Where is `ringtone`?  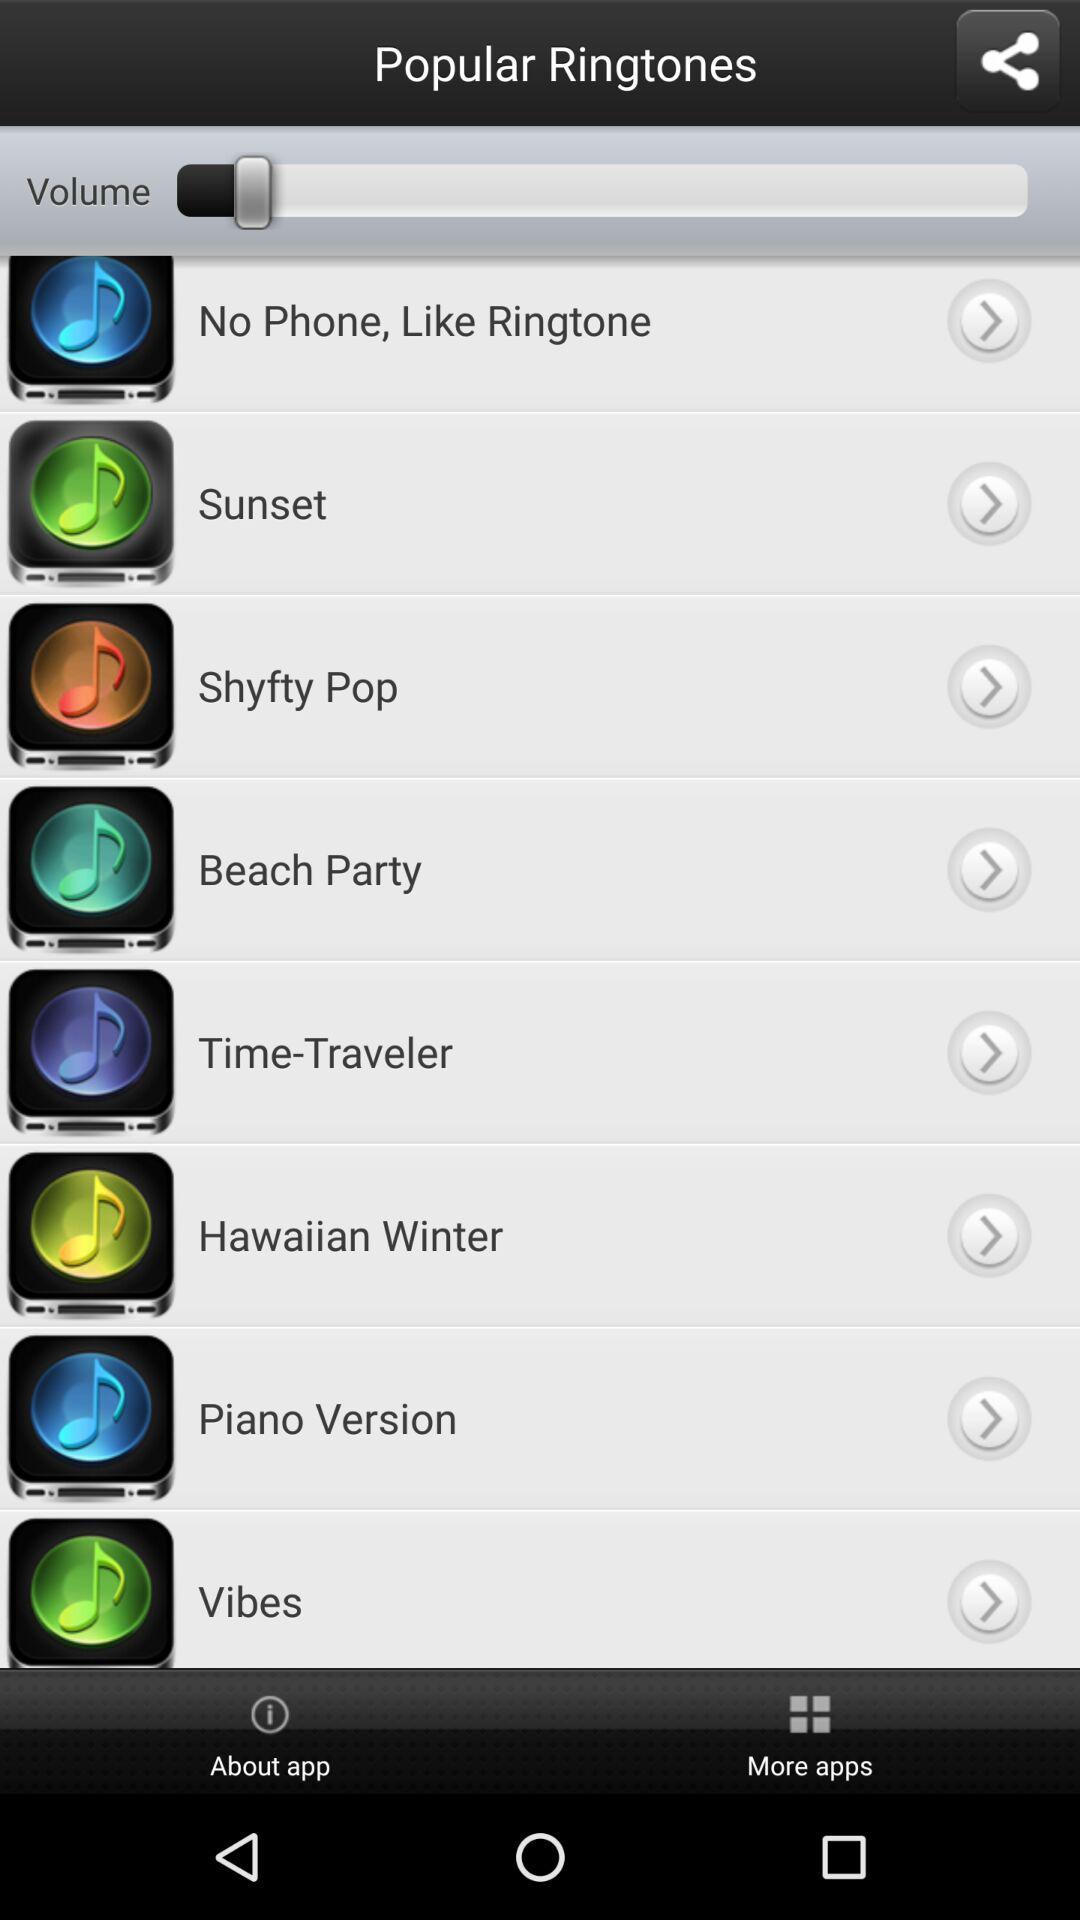 ringtone is located at coordinates (987, 502).